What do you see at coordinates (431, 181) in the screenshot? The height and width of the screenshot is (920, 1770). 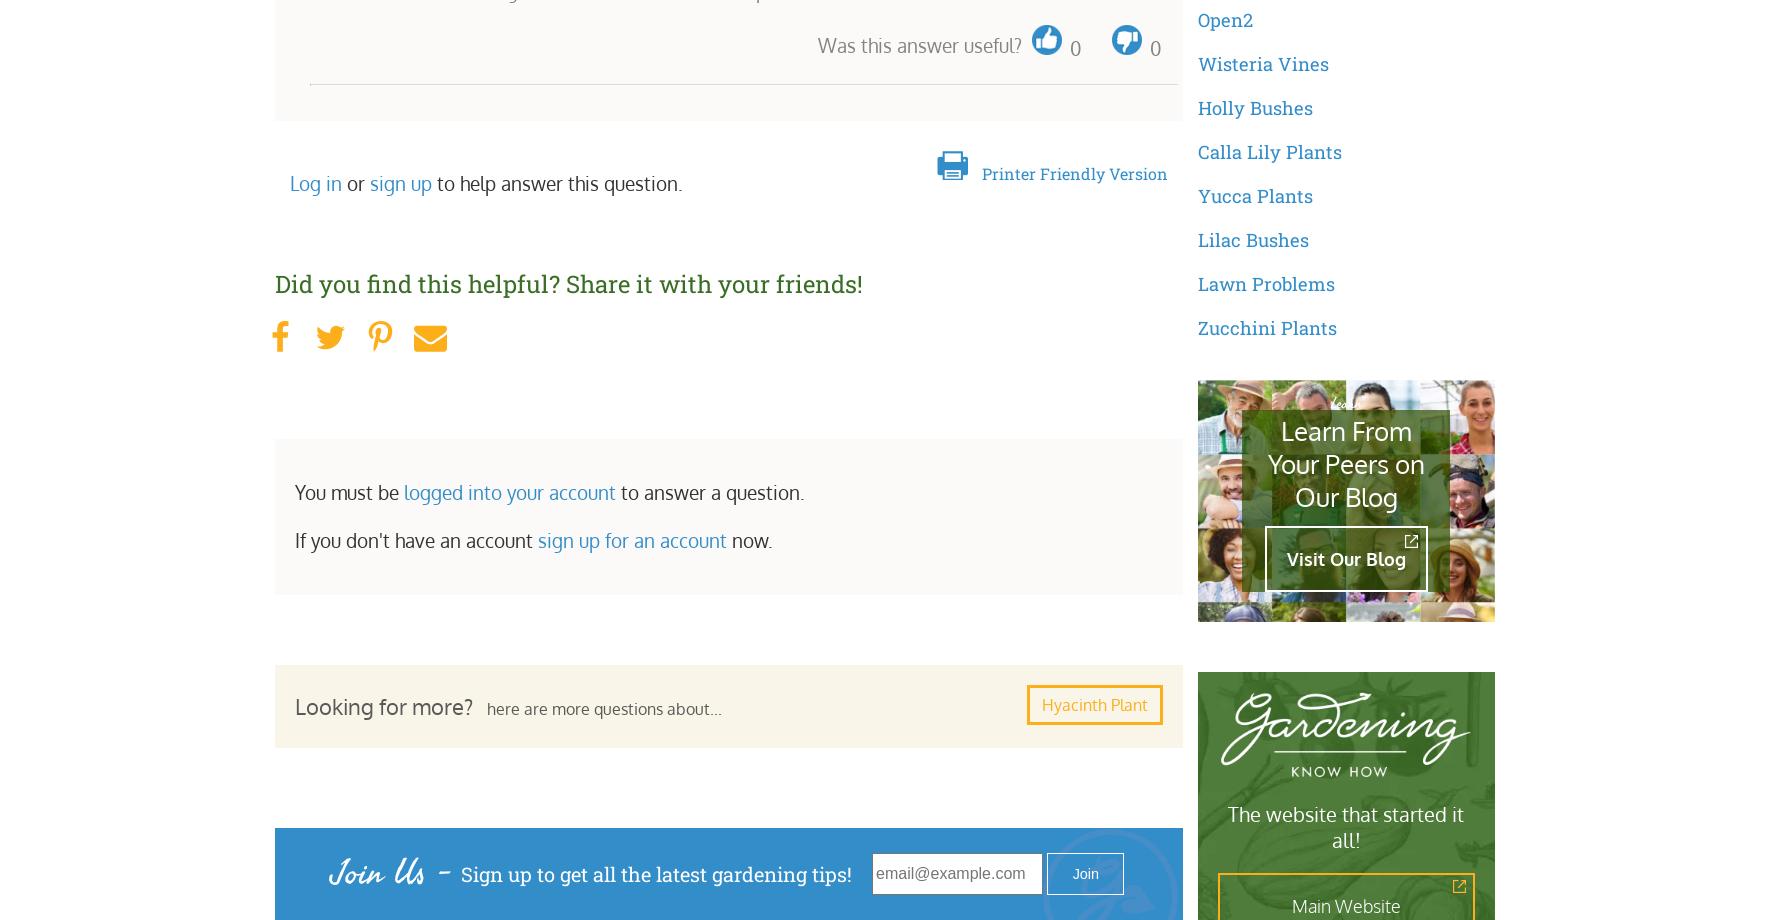 I see `'to help answer this question.'` at bounding box center [431, 181].